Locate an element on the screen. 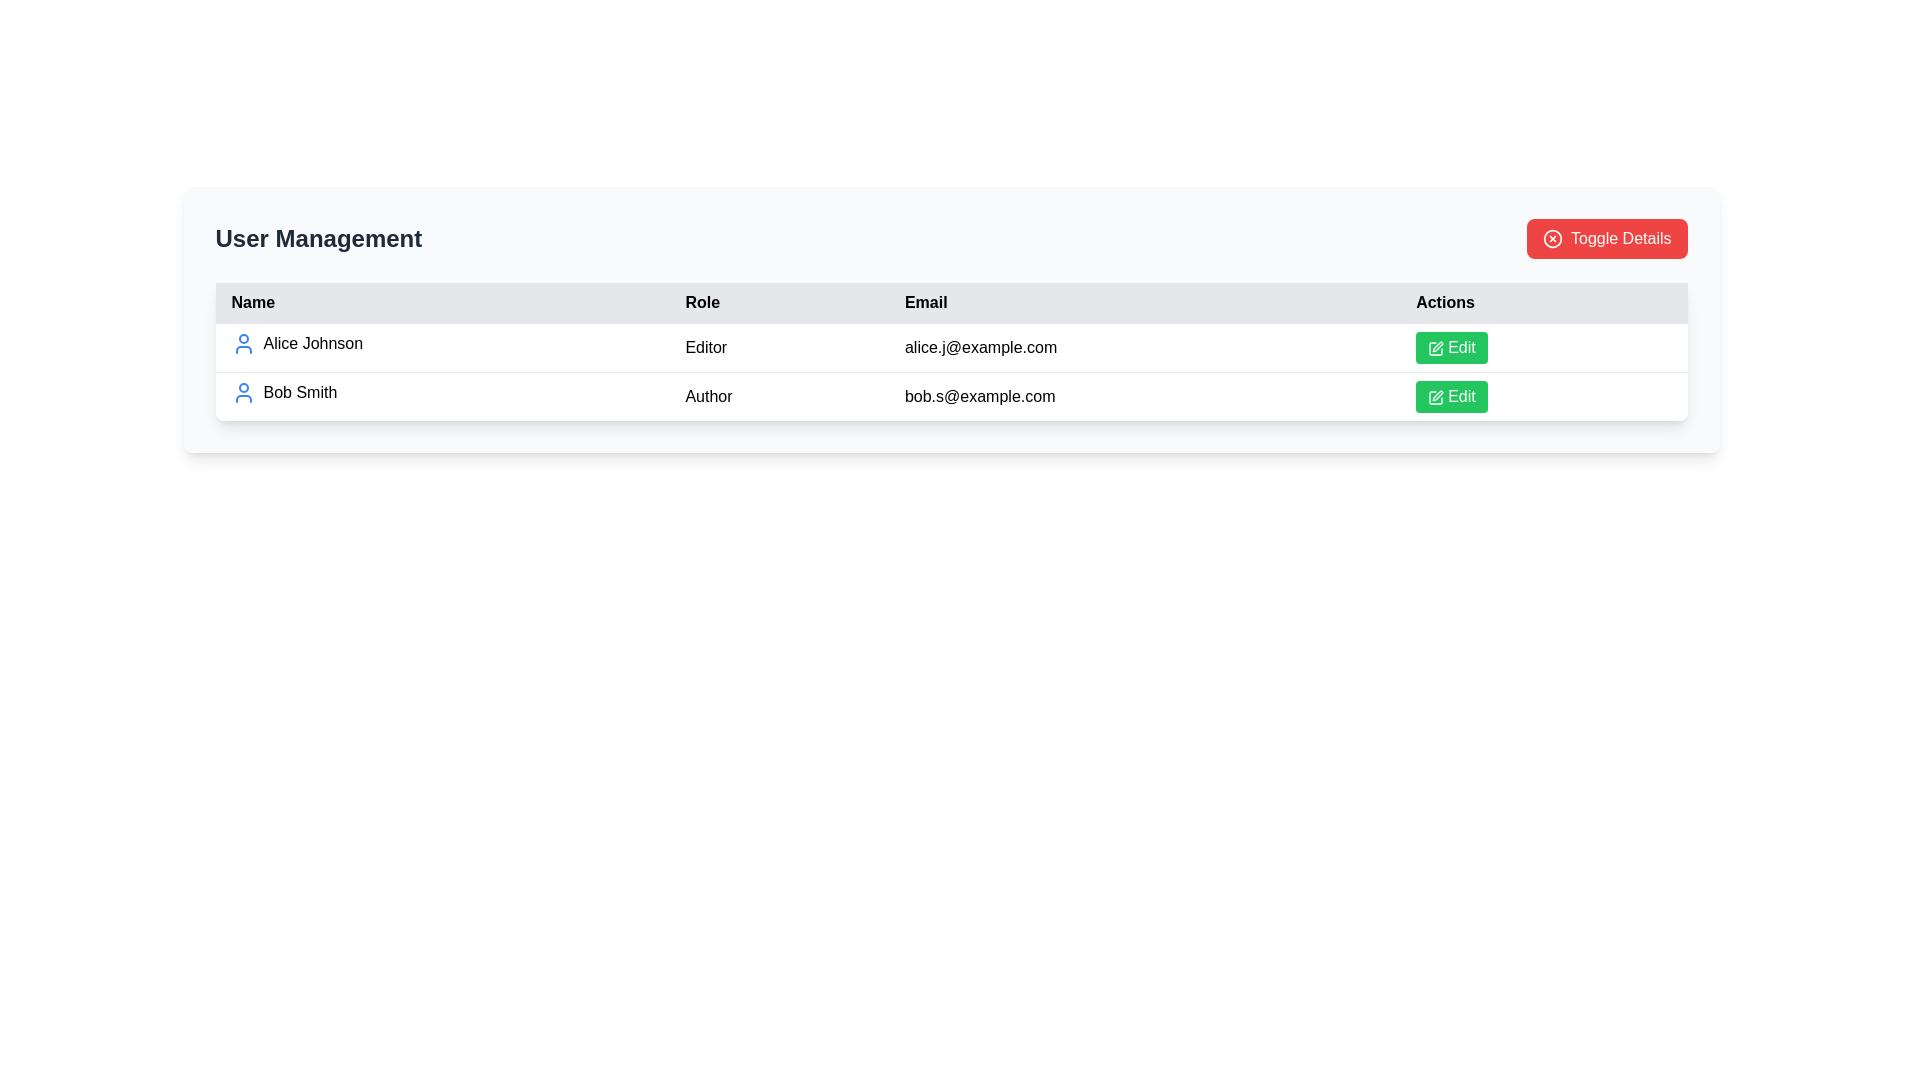 This screenshot has width=1920, height=1080. the second 'Edit' button with a green background and white text labeled 'Edit' in the 'Actions' column of the user table, aligned with 'Bob Smith' in the 'Name' column is located at coordinates (1451, 397).